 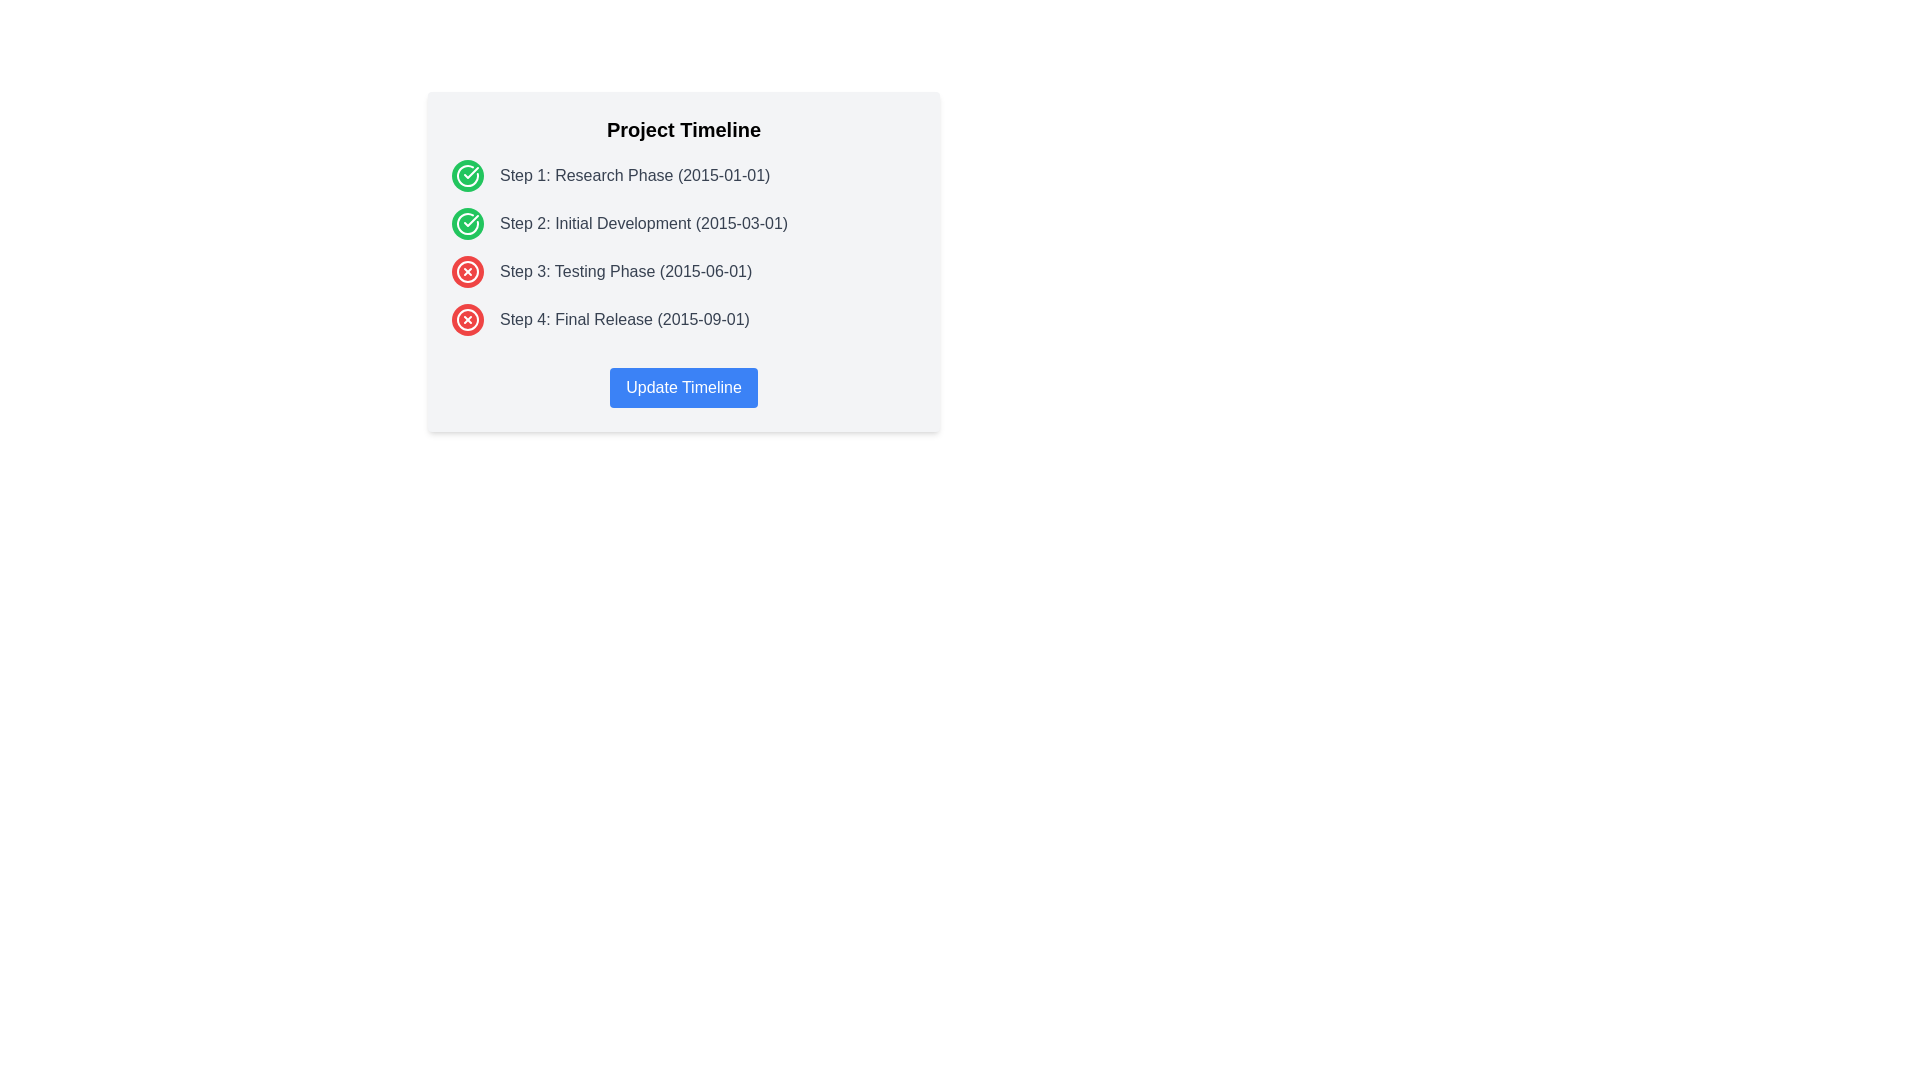 What do you see at coordinates (684, 388) in the screenshot?
I see `the button located centrally within the project timeline card, which triggers a color change effect` at bounding box center [684, 388].